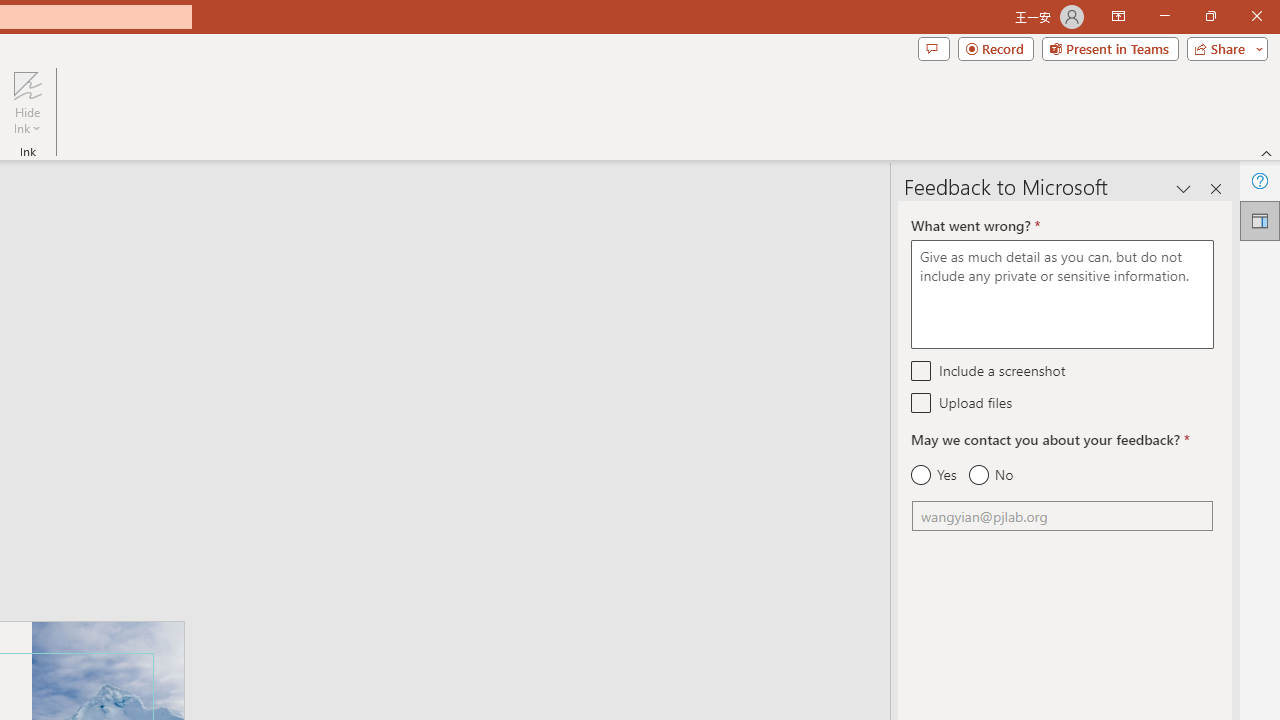 The height and width of the screenshot is (720, 1280). I want to click on 'No', so click(990, 475).